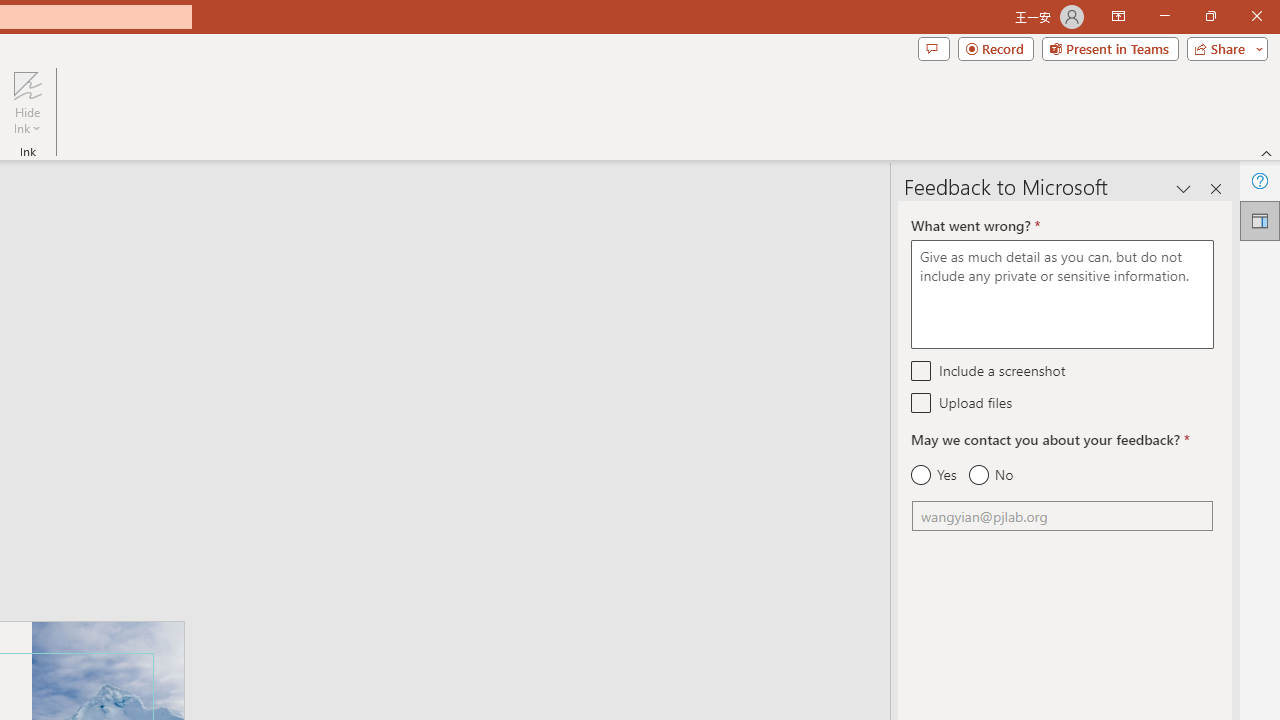 The height and width of the screenshot is (720, 1280). I want to click on 'No', so click(990, 475).